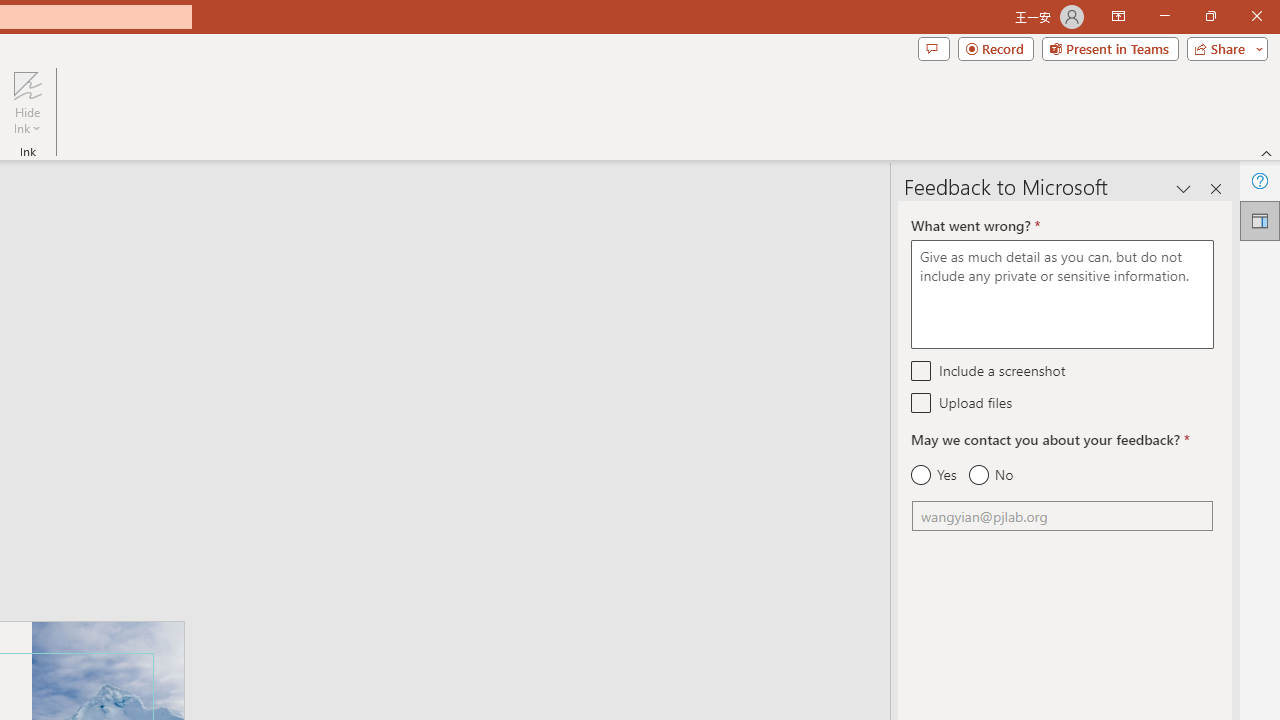 The height and width of the screenshot is (720, 1280). I want to click on 'No', so click(990, 475).